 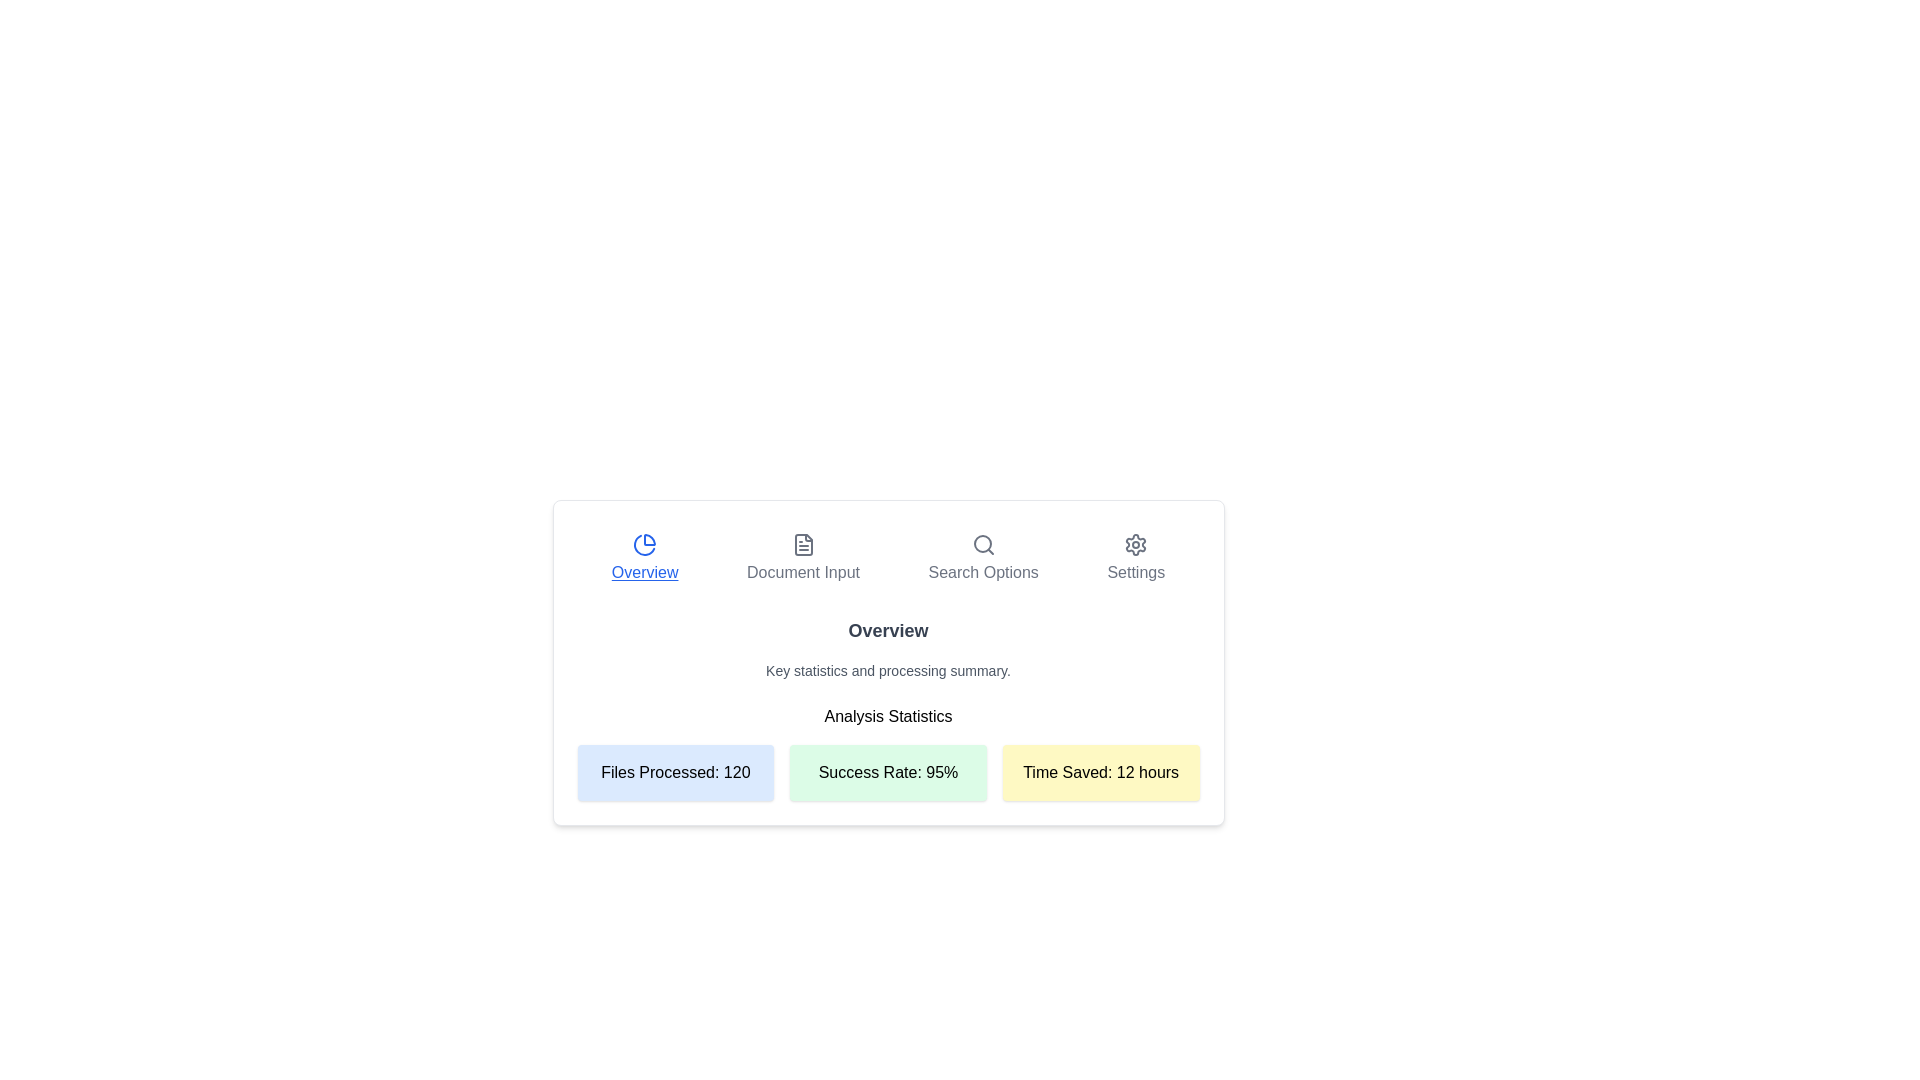 What do you see at coordinates (1136, 573) in the screenshot?
I see `the 'Settings' text label, which is positioned under a gear icon in a horizontal menu at the top of a card-like interface` at bounding box center [1136, 573].